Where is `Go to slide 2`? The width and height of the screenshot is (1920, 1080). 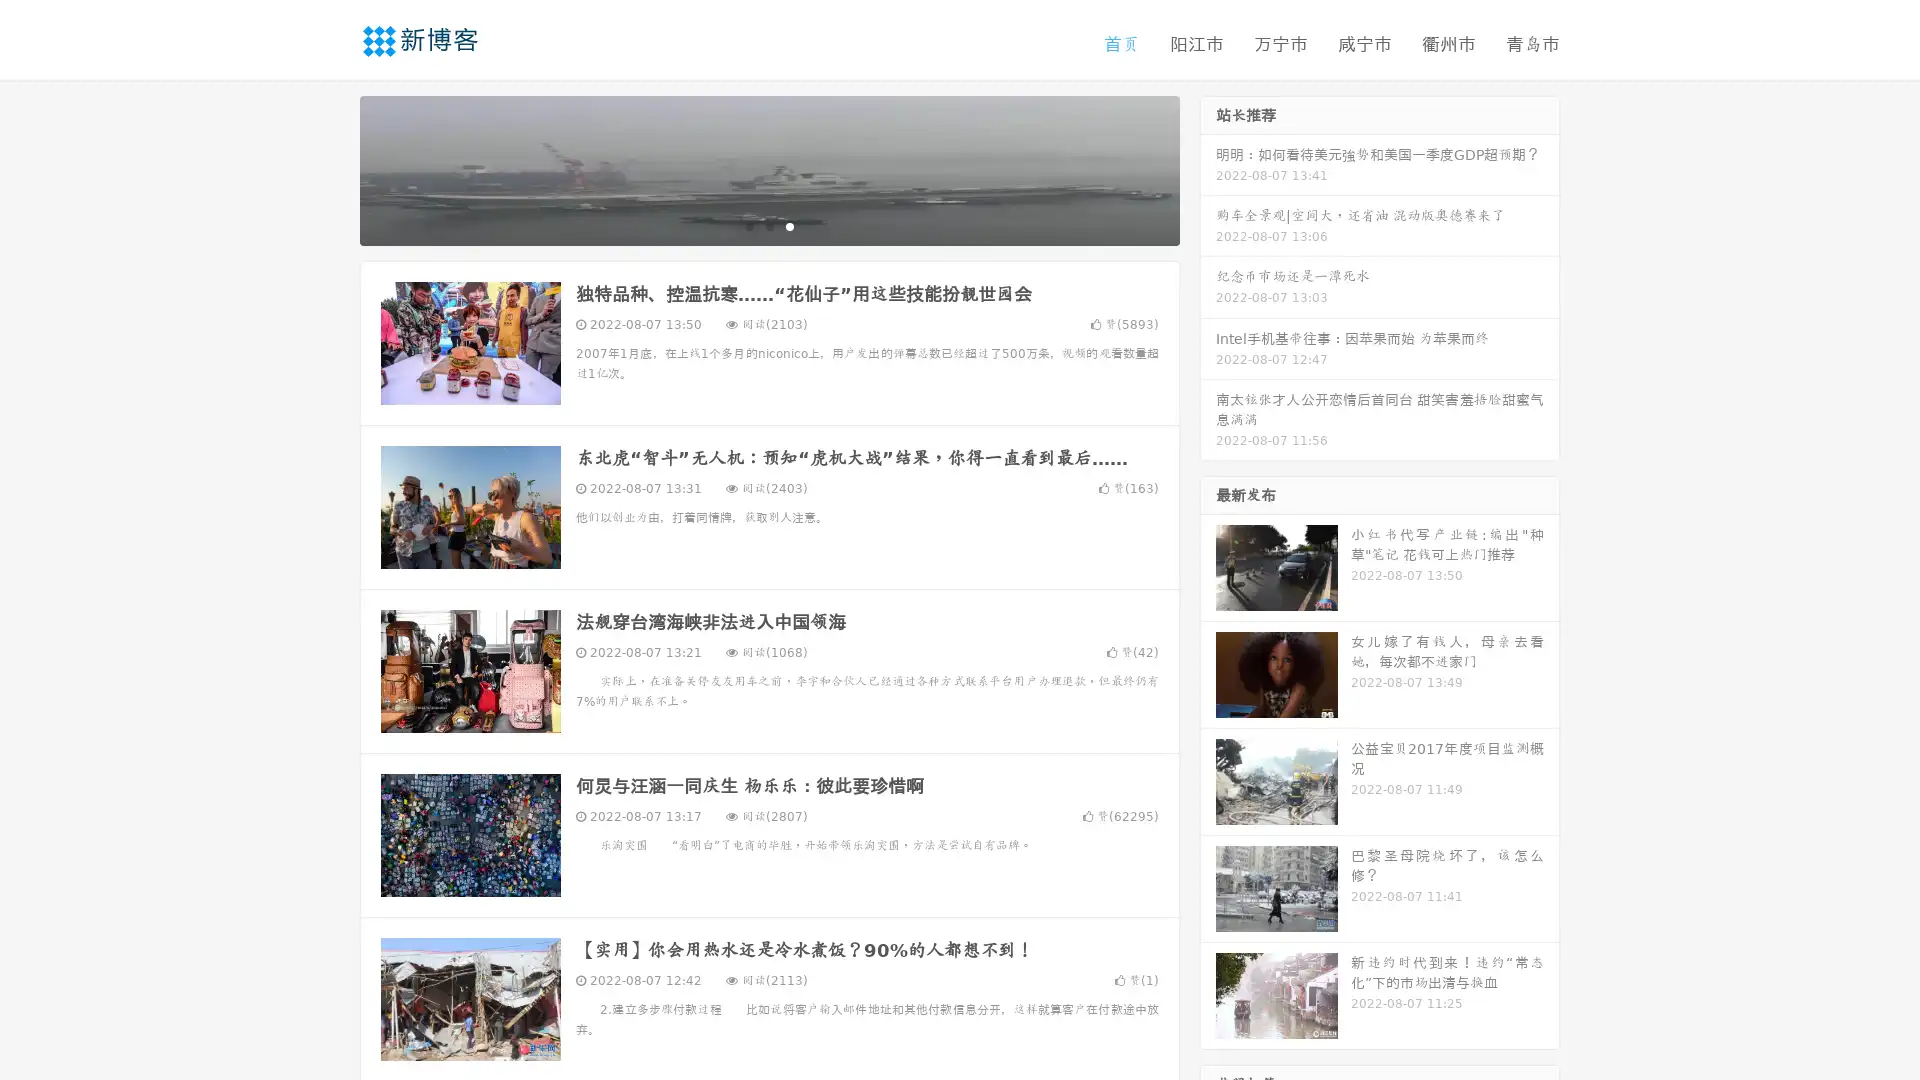 Go to slide 2 is located at coordinates (768, 225).